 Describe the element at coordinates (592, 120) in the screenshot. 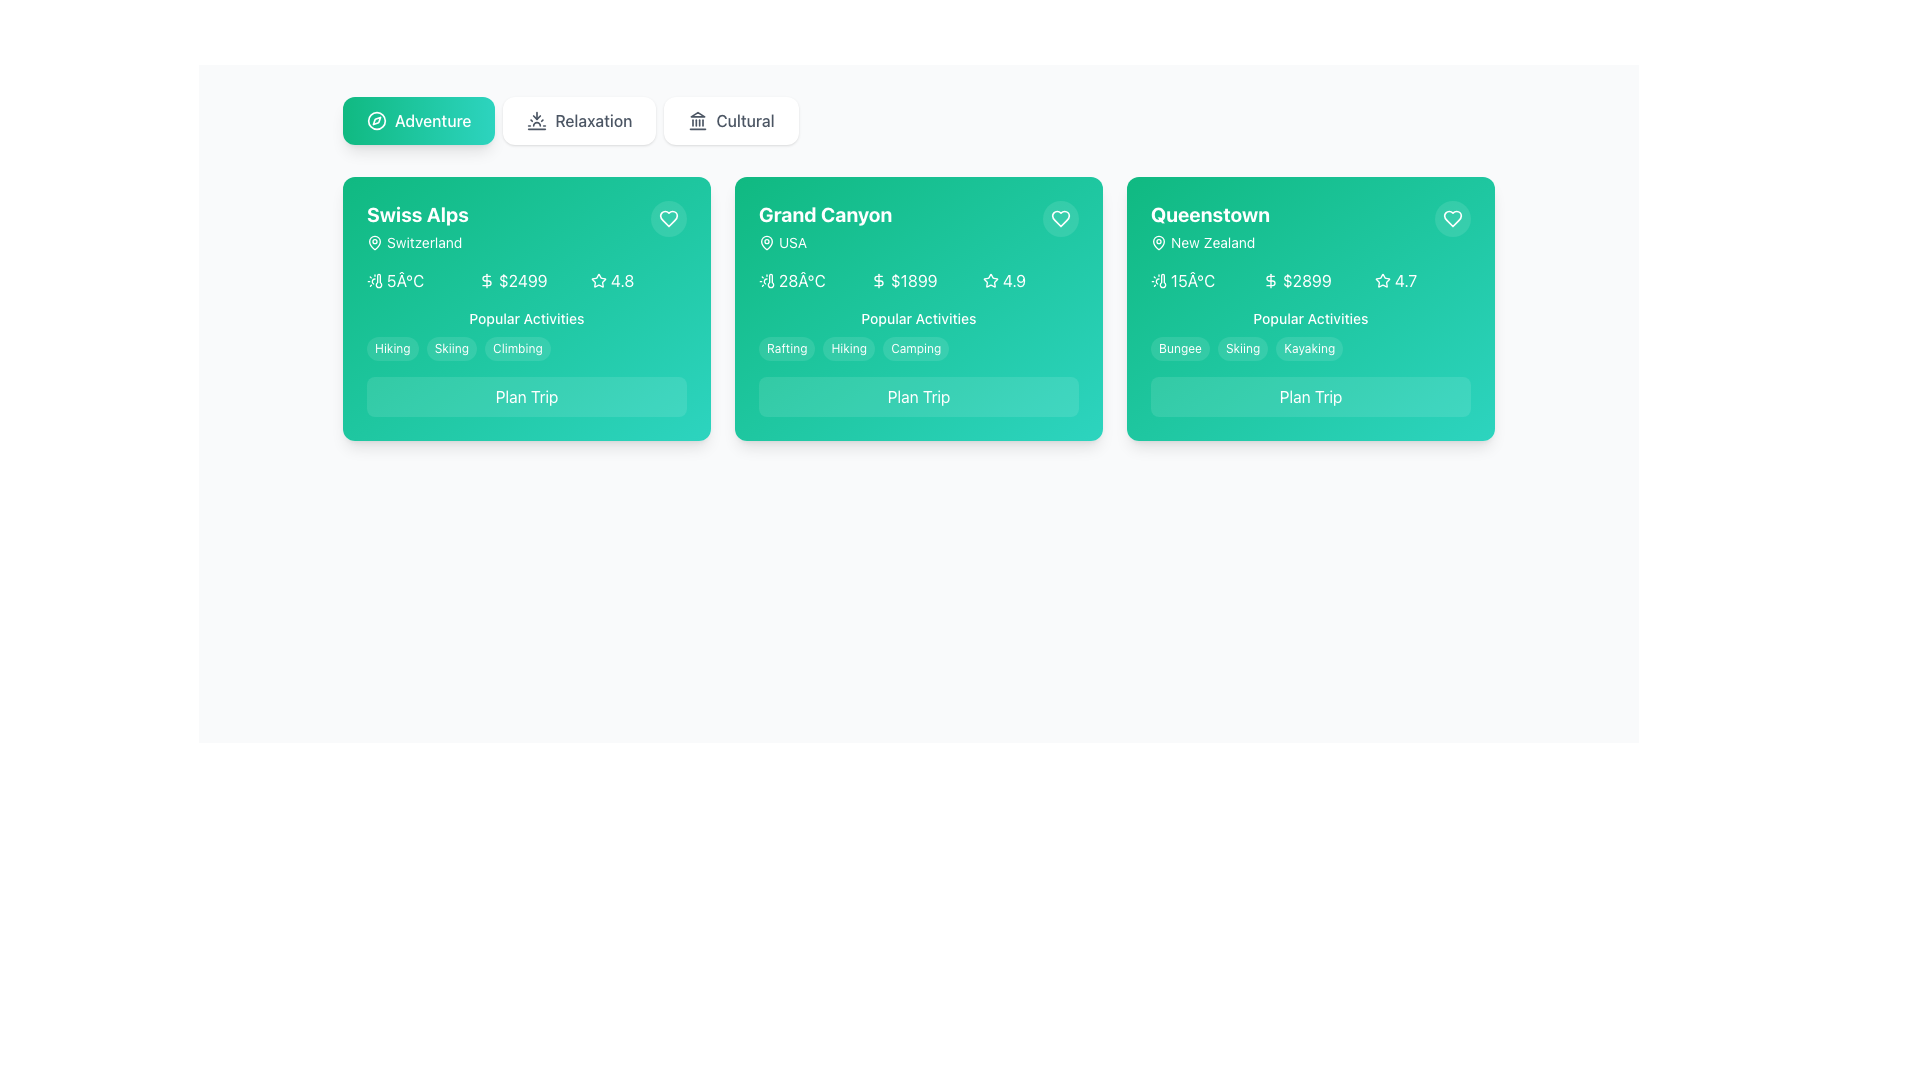

I see `the Text label within the navigation button that filters relaxation-themed activities, located between 'Adventure' and 'Cultural', in a drag-and-drop interface` at that location.